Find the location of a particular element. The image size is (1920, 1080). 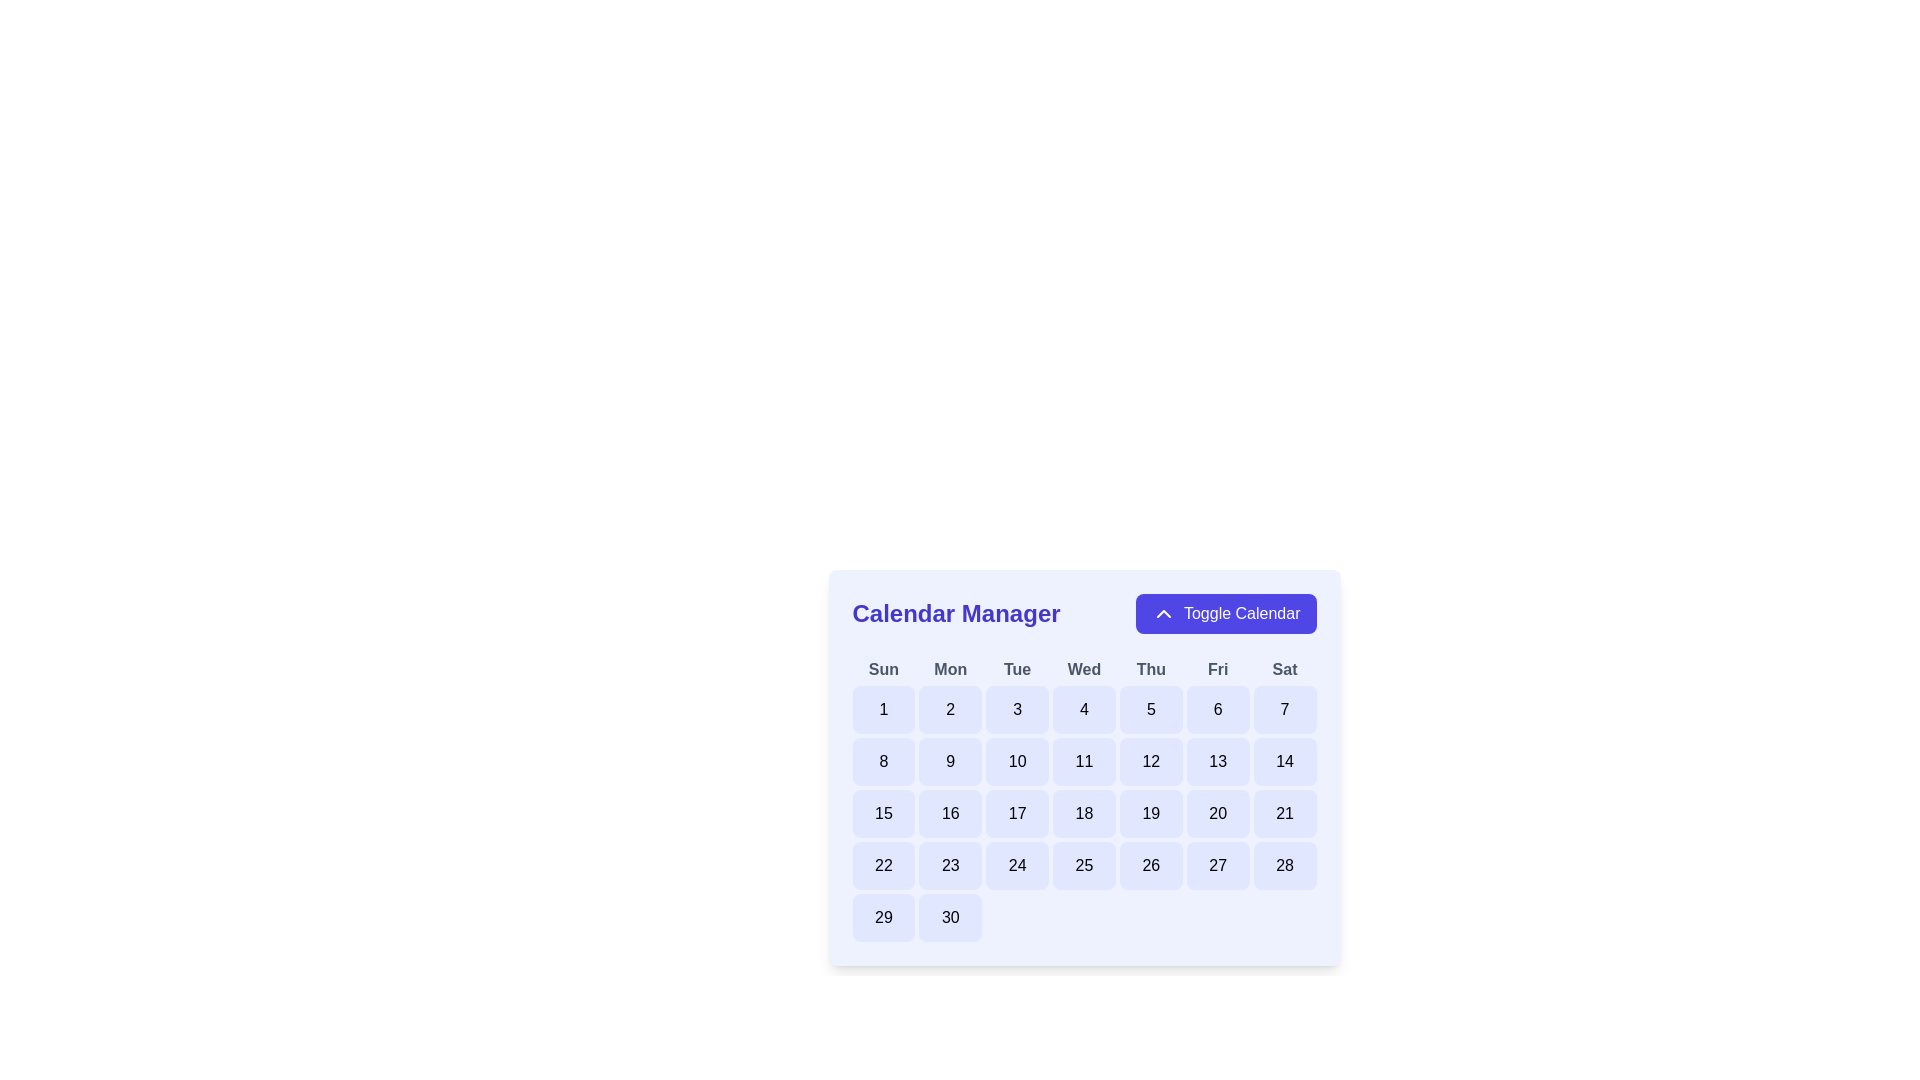

the bold 'Wed' text in the calendar header, which is the fourth day in the week, located between 'Tue' and 'Thu' is located at coordinates (1083, 670).